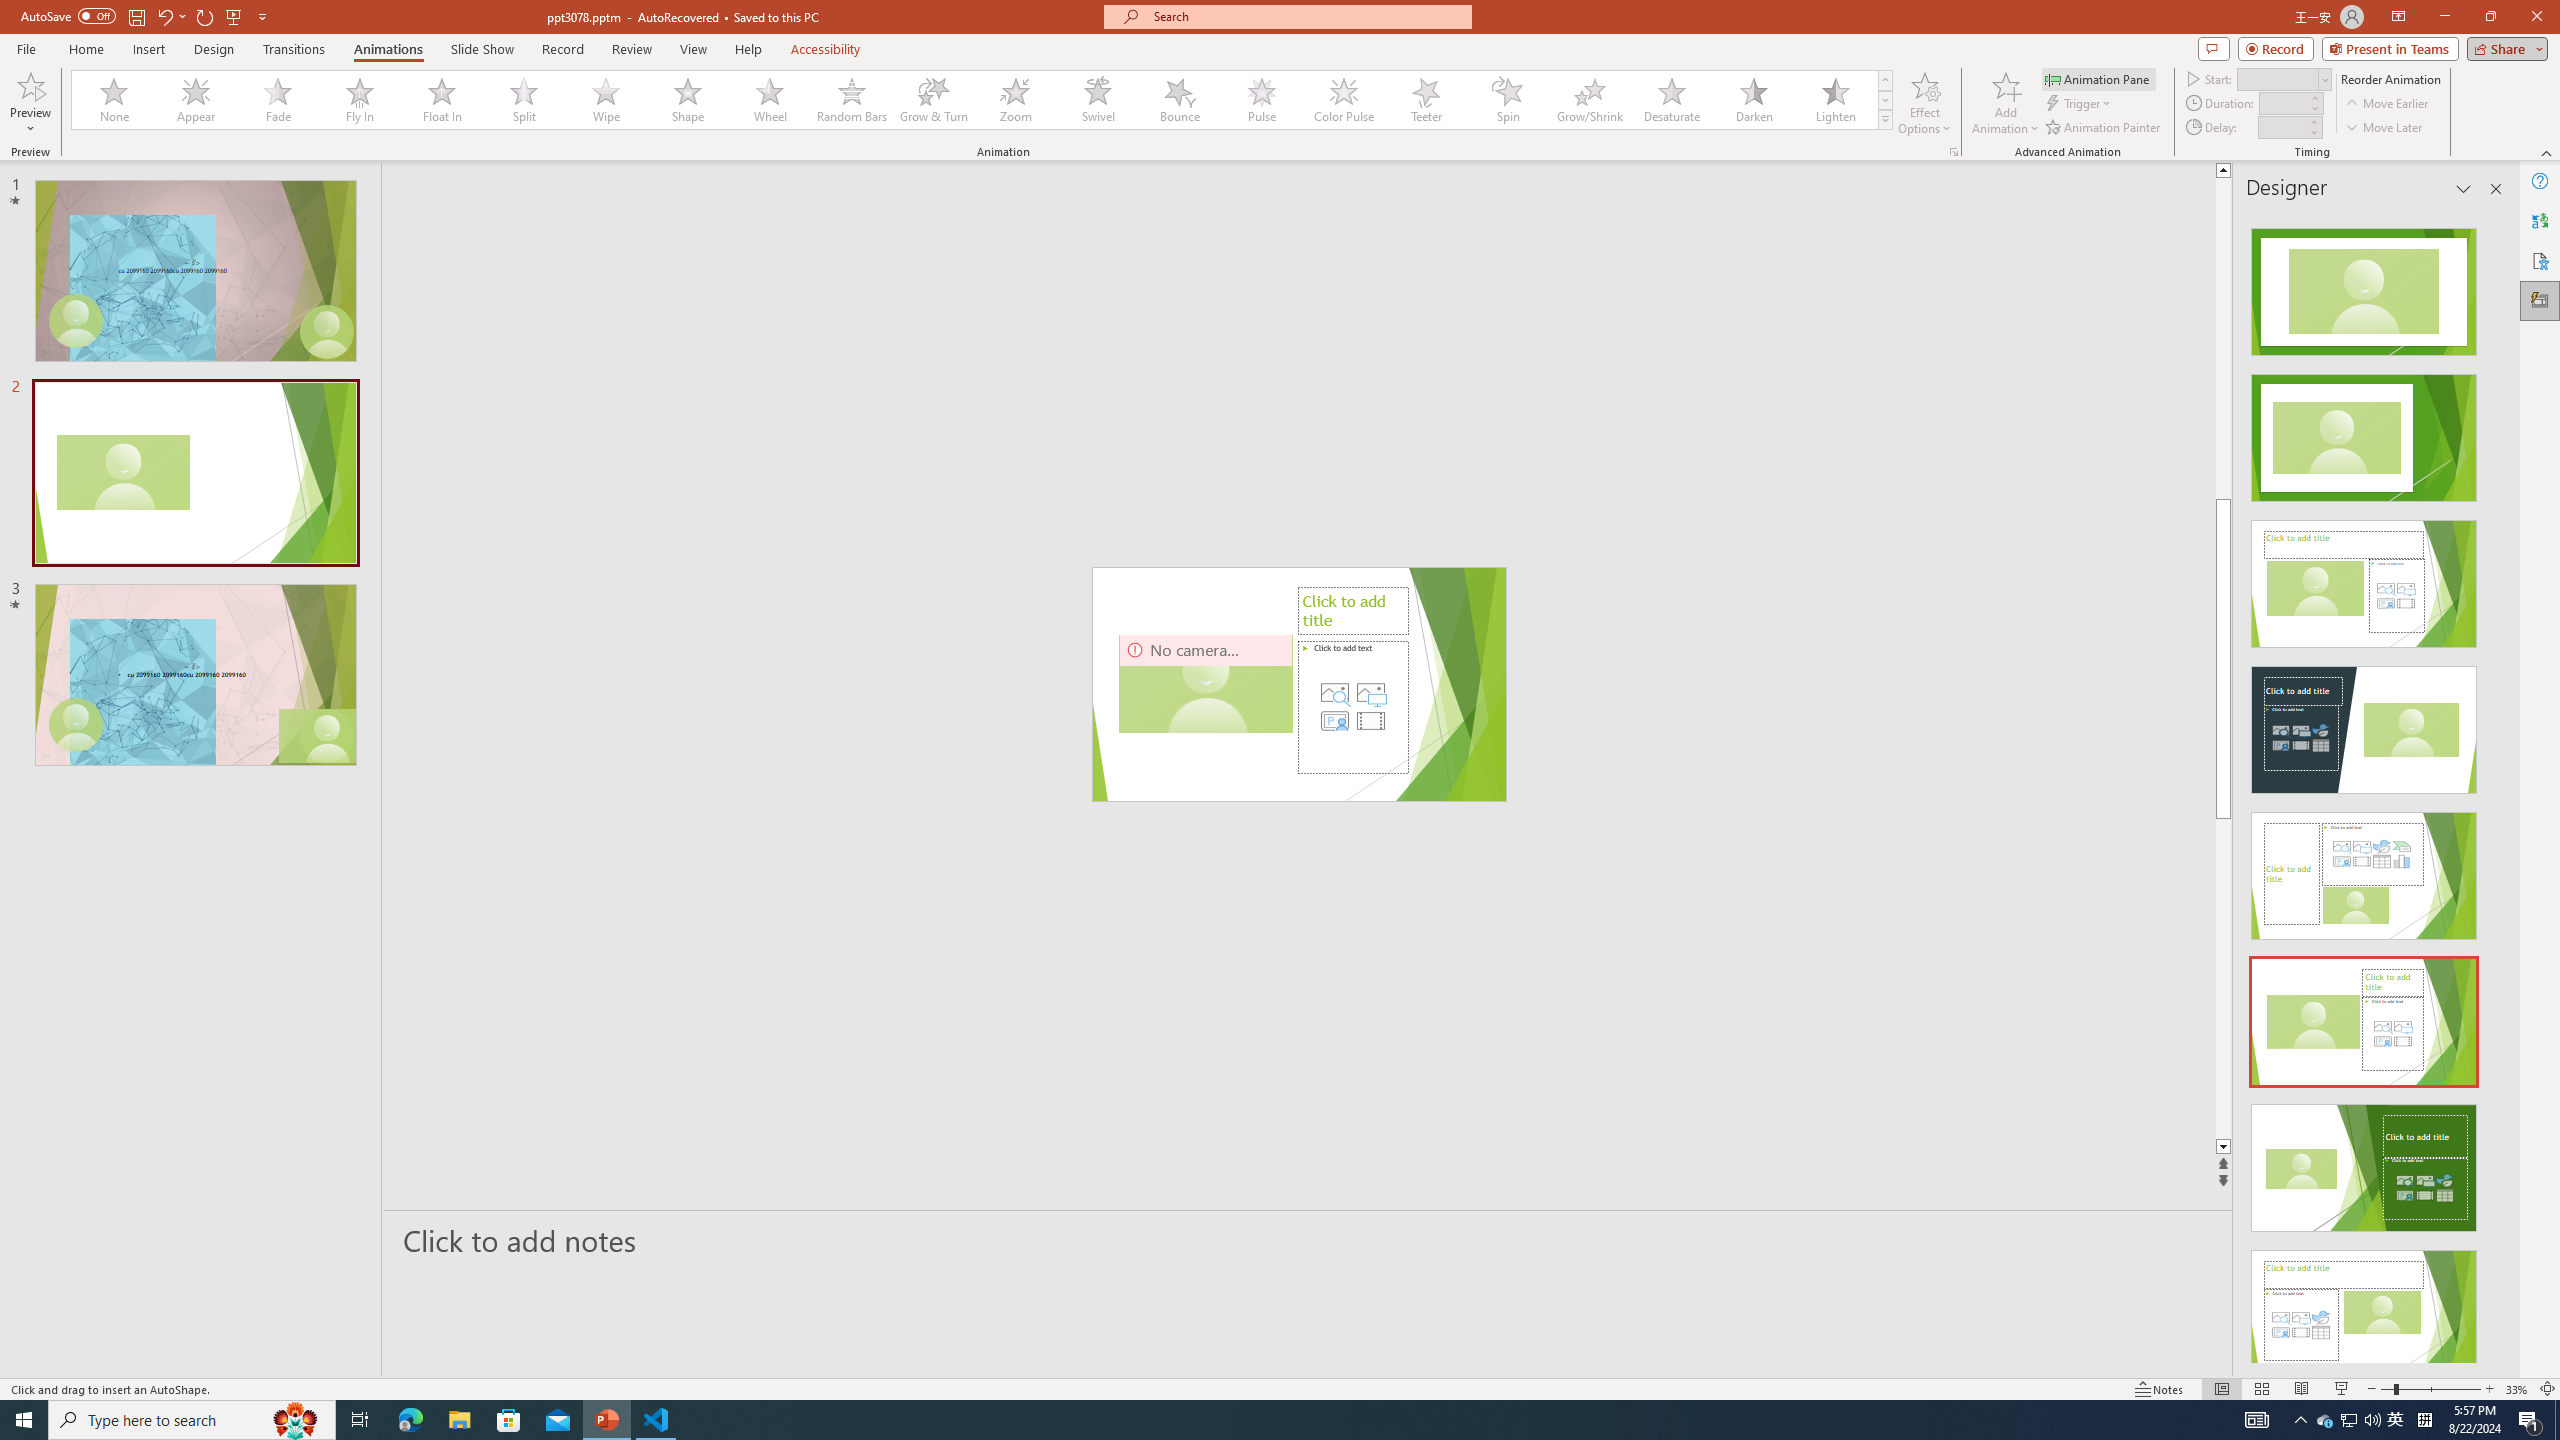  I want to click on 'Insert Cameo', so click(1334, 720).